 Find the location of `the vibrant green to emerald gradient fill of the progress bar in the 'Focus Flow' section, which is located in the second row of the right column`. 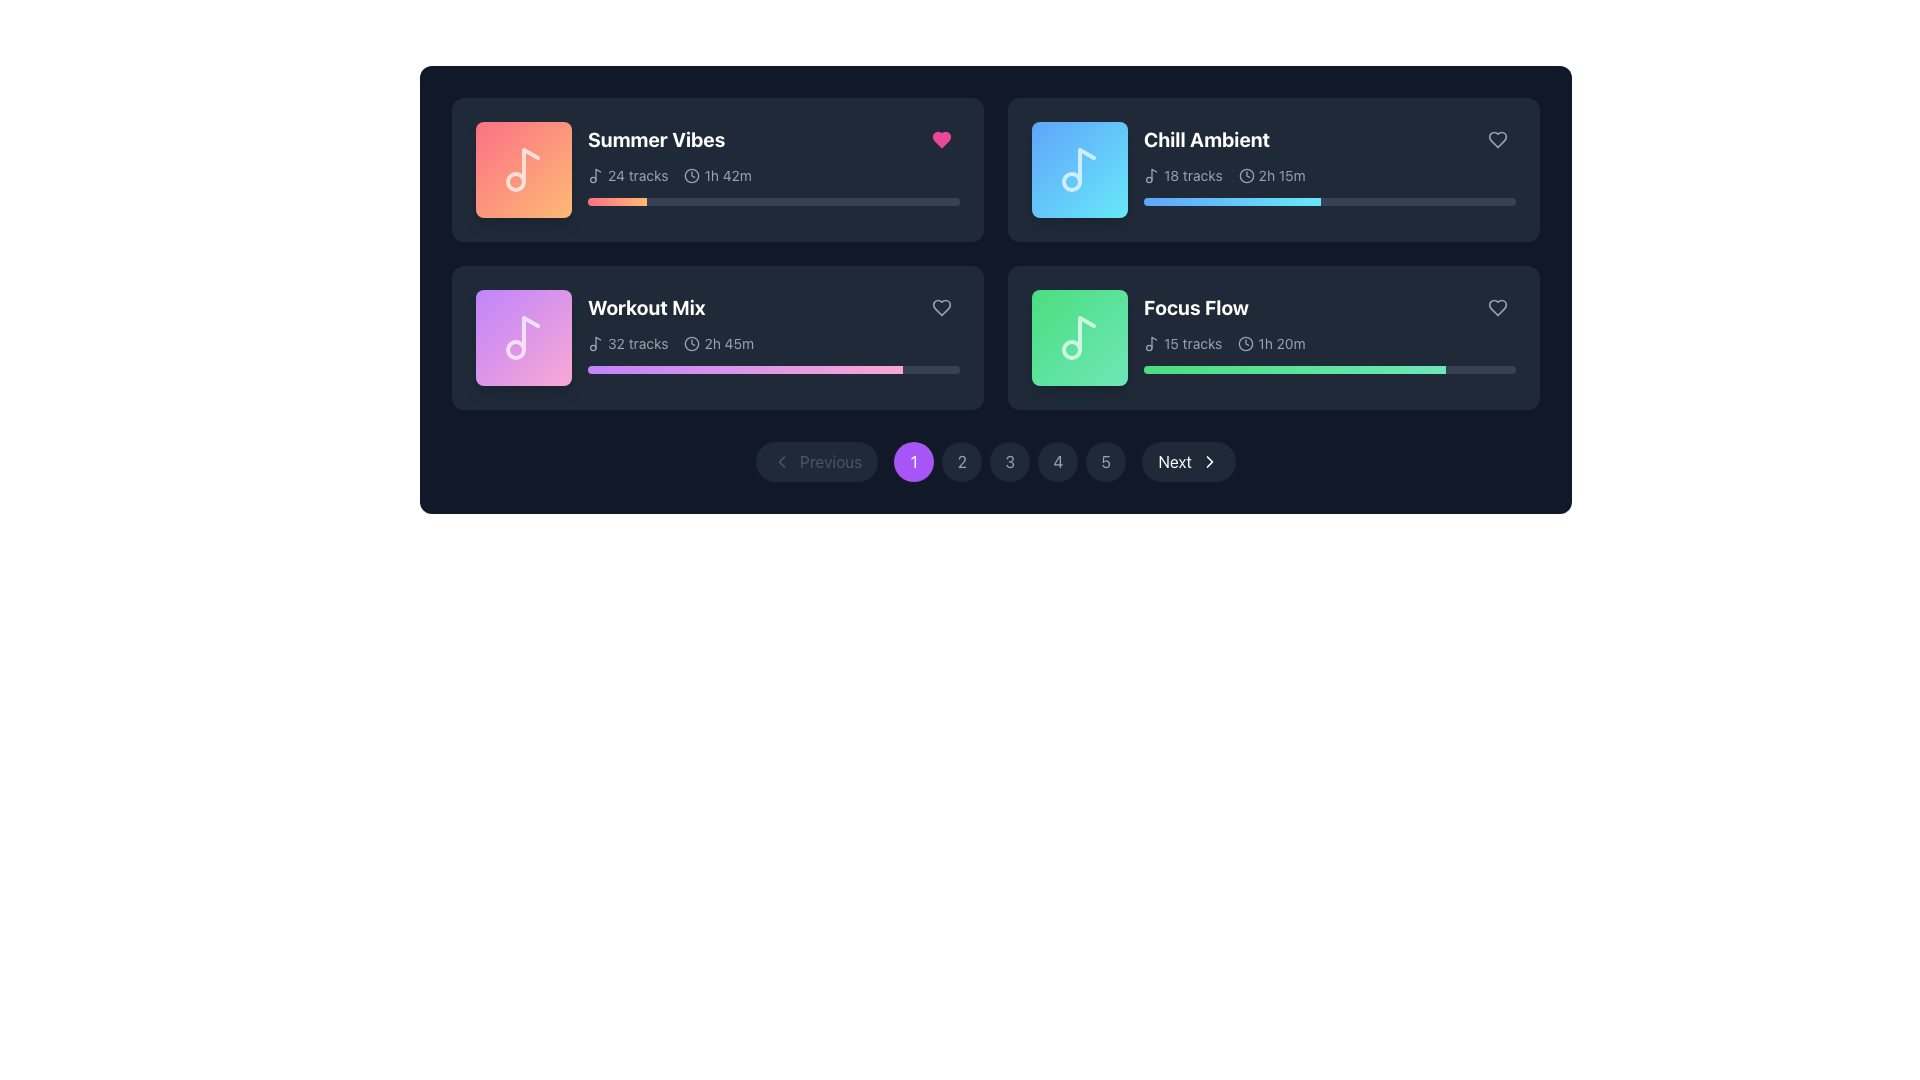

the vibrant green to emerald gradient fill of the progress bar in the 'Focus Flow' section, which is located in the second row of the right column is located at coordinates (1294, 370).